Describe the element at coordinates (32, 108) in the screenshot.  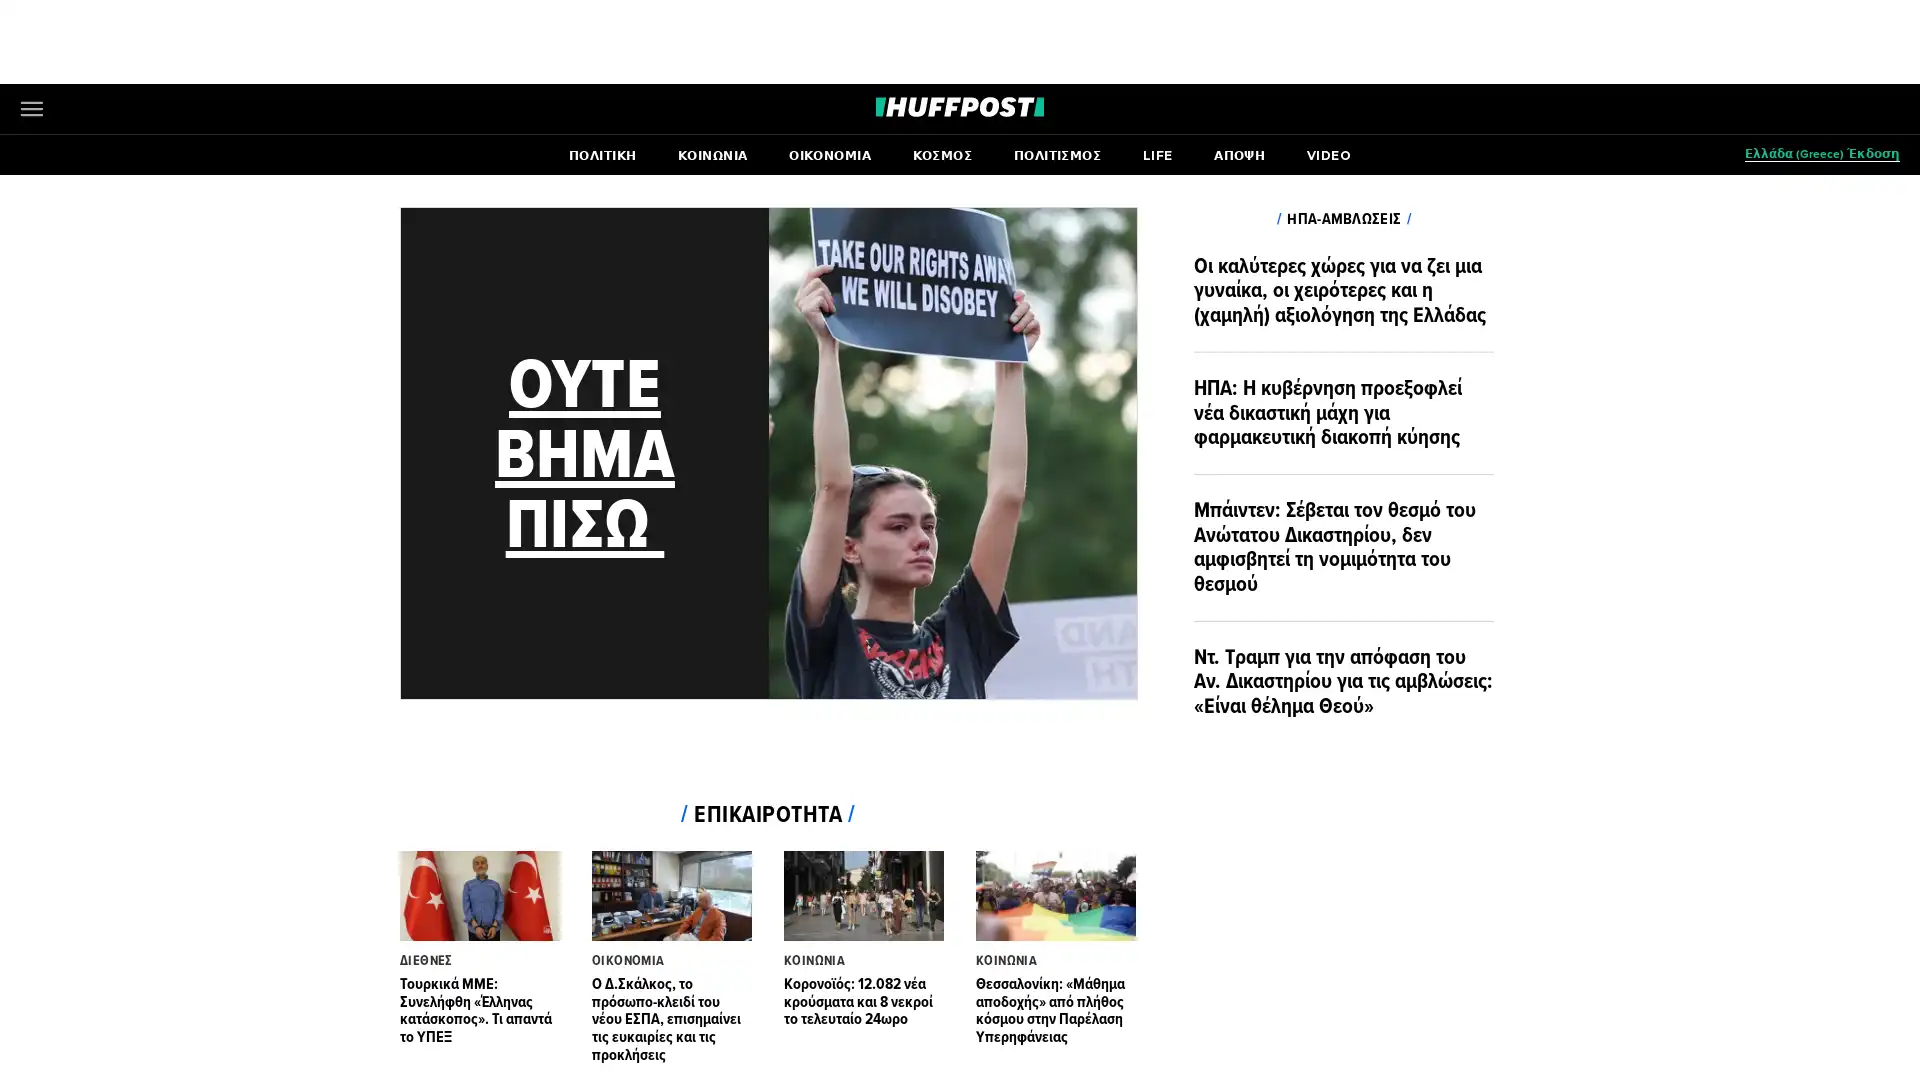
I see `Open main menu` at that location.